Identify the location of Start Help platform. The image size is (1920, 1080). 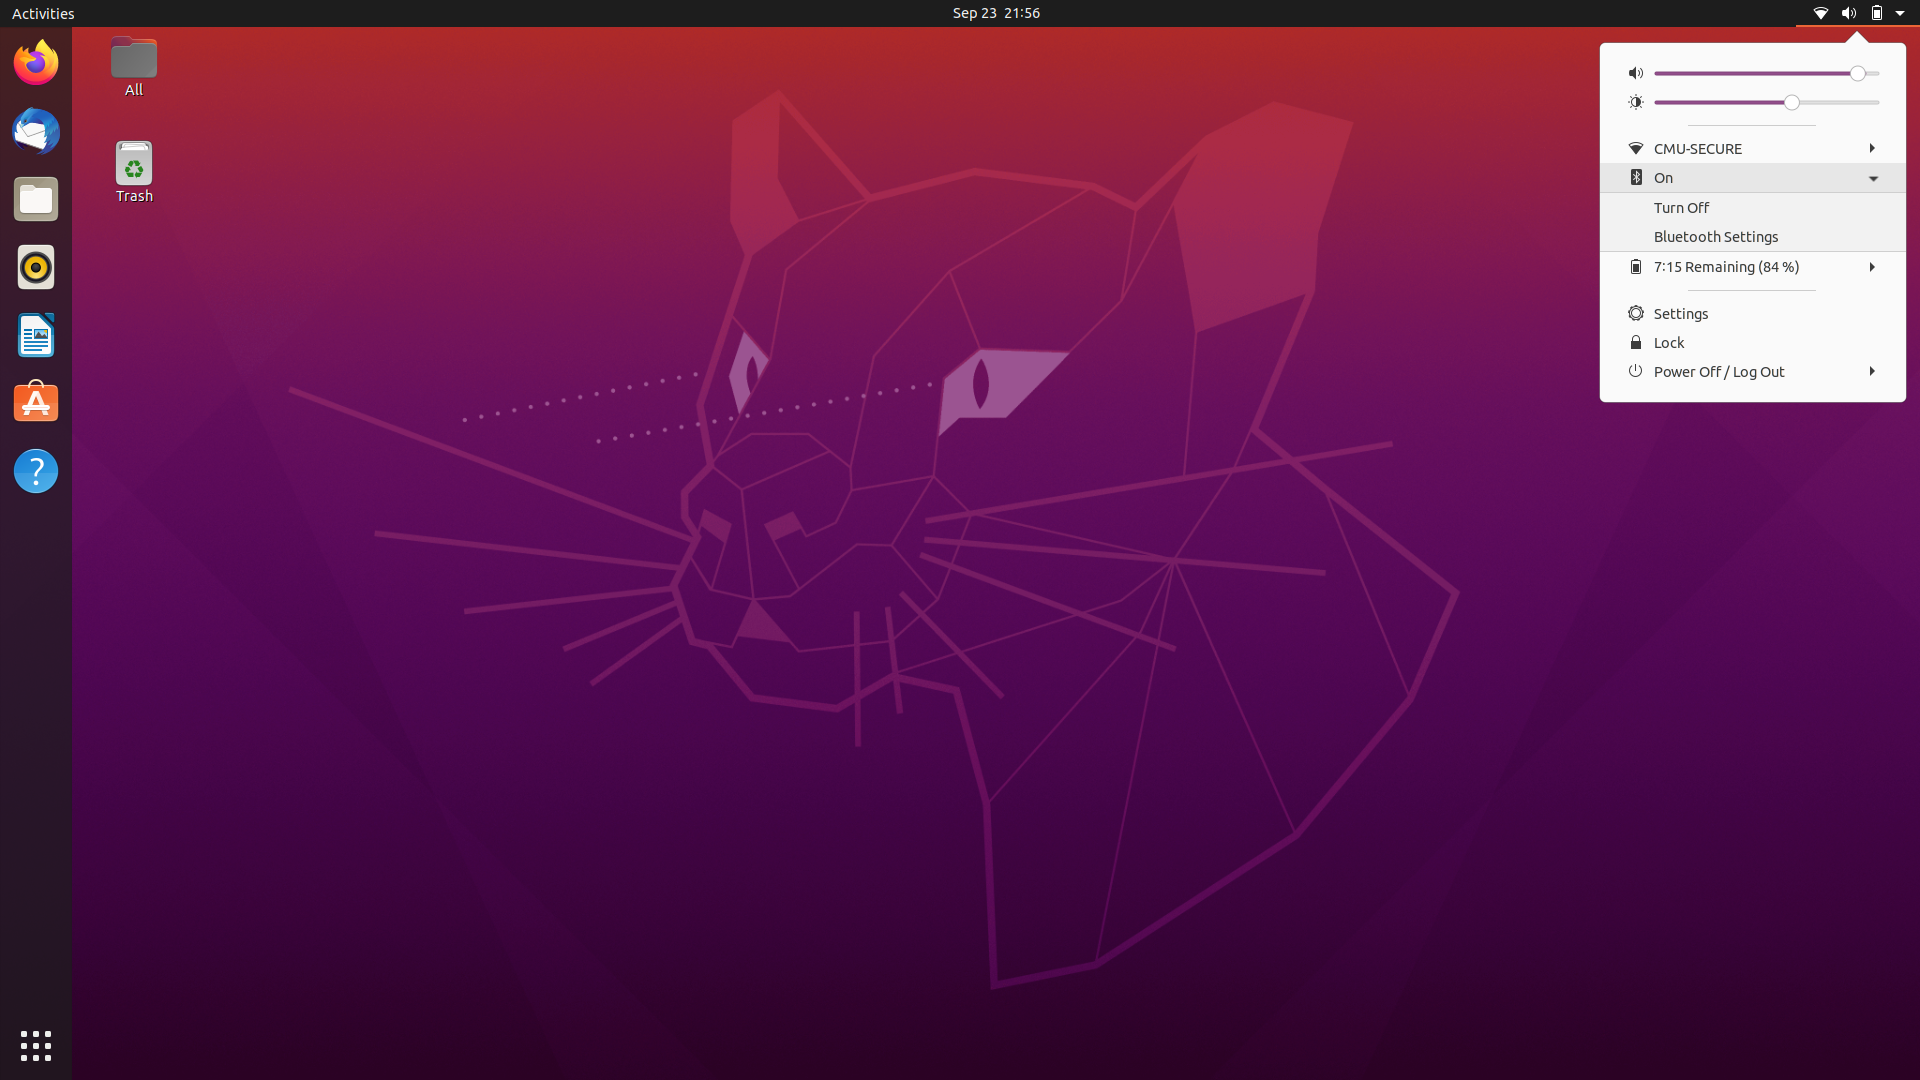
(37, 472).